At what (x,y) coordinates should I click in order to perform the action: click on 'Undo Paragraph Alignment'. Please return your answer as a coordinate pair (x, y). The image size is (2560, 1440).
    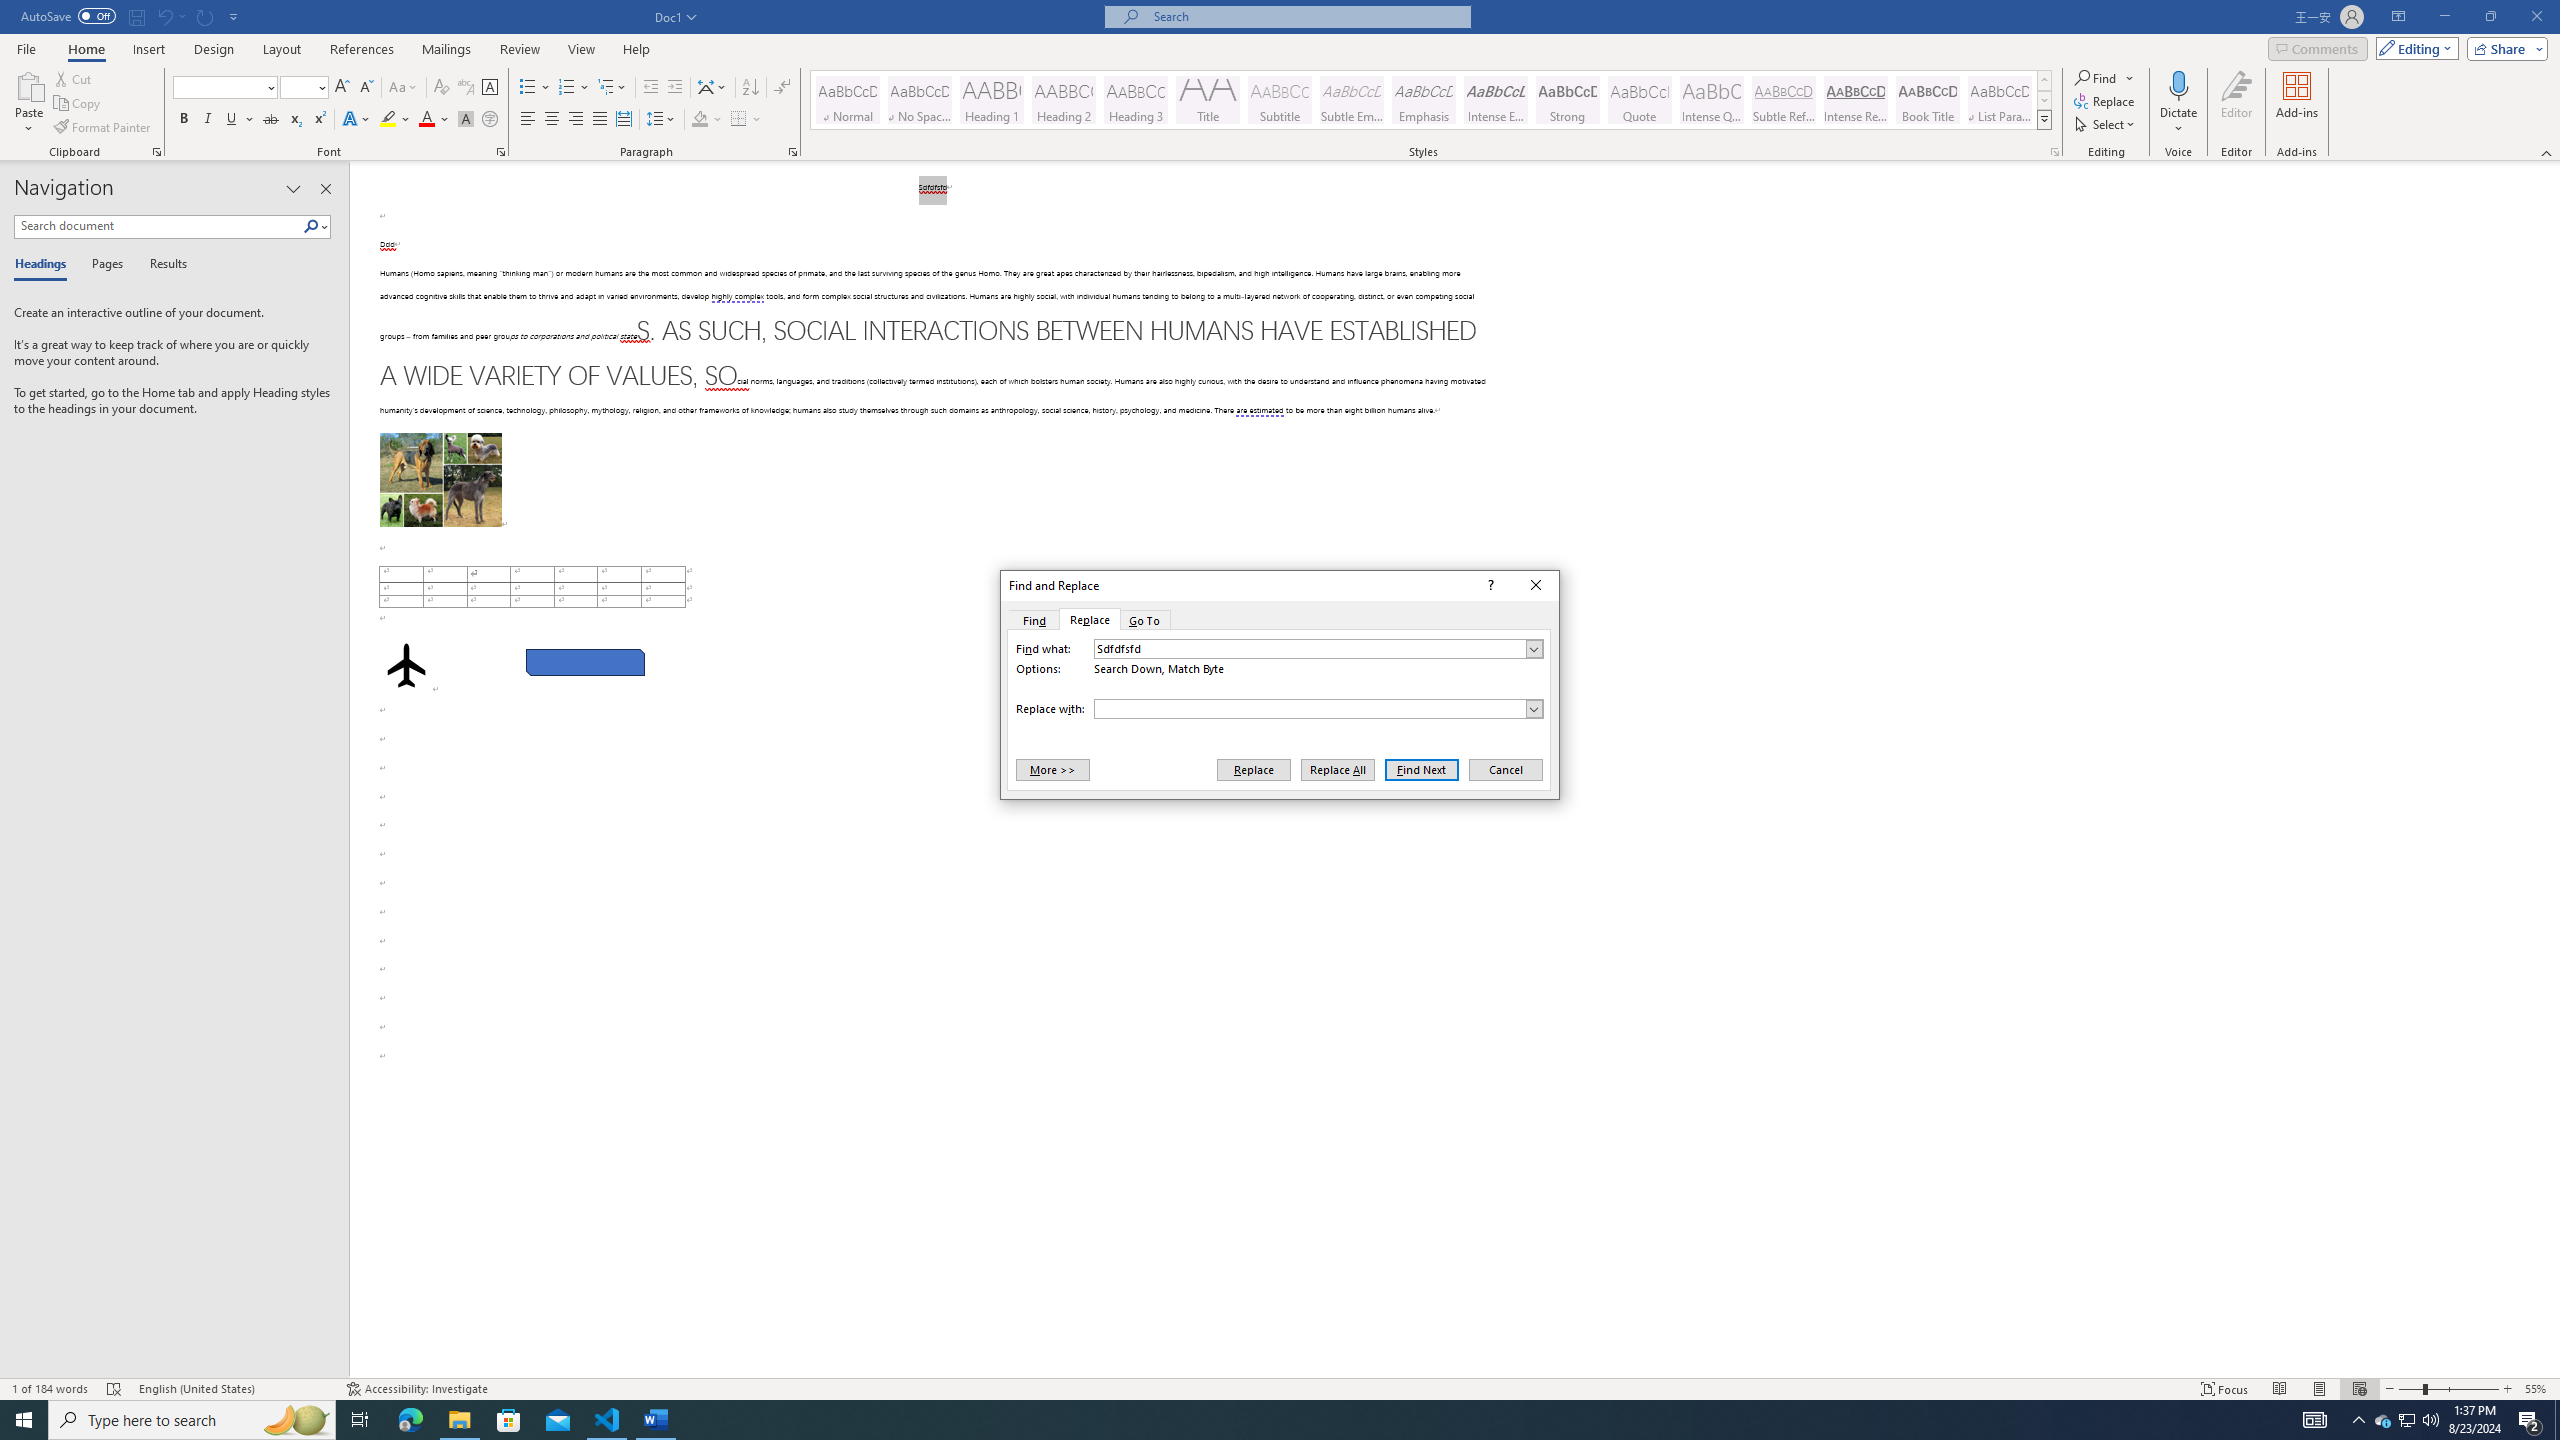
    Looking at the image, I should click on (163, 15).